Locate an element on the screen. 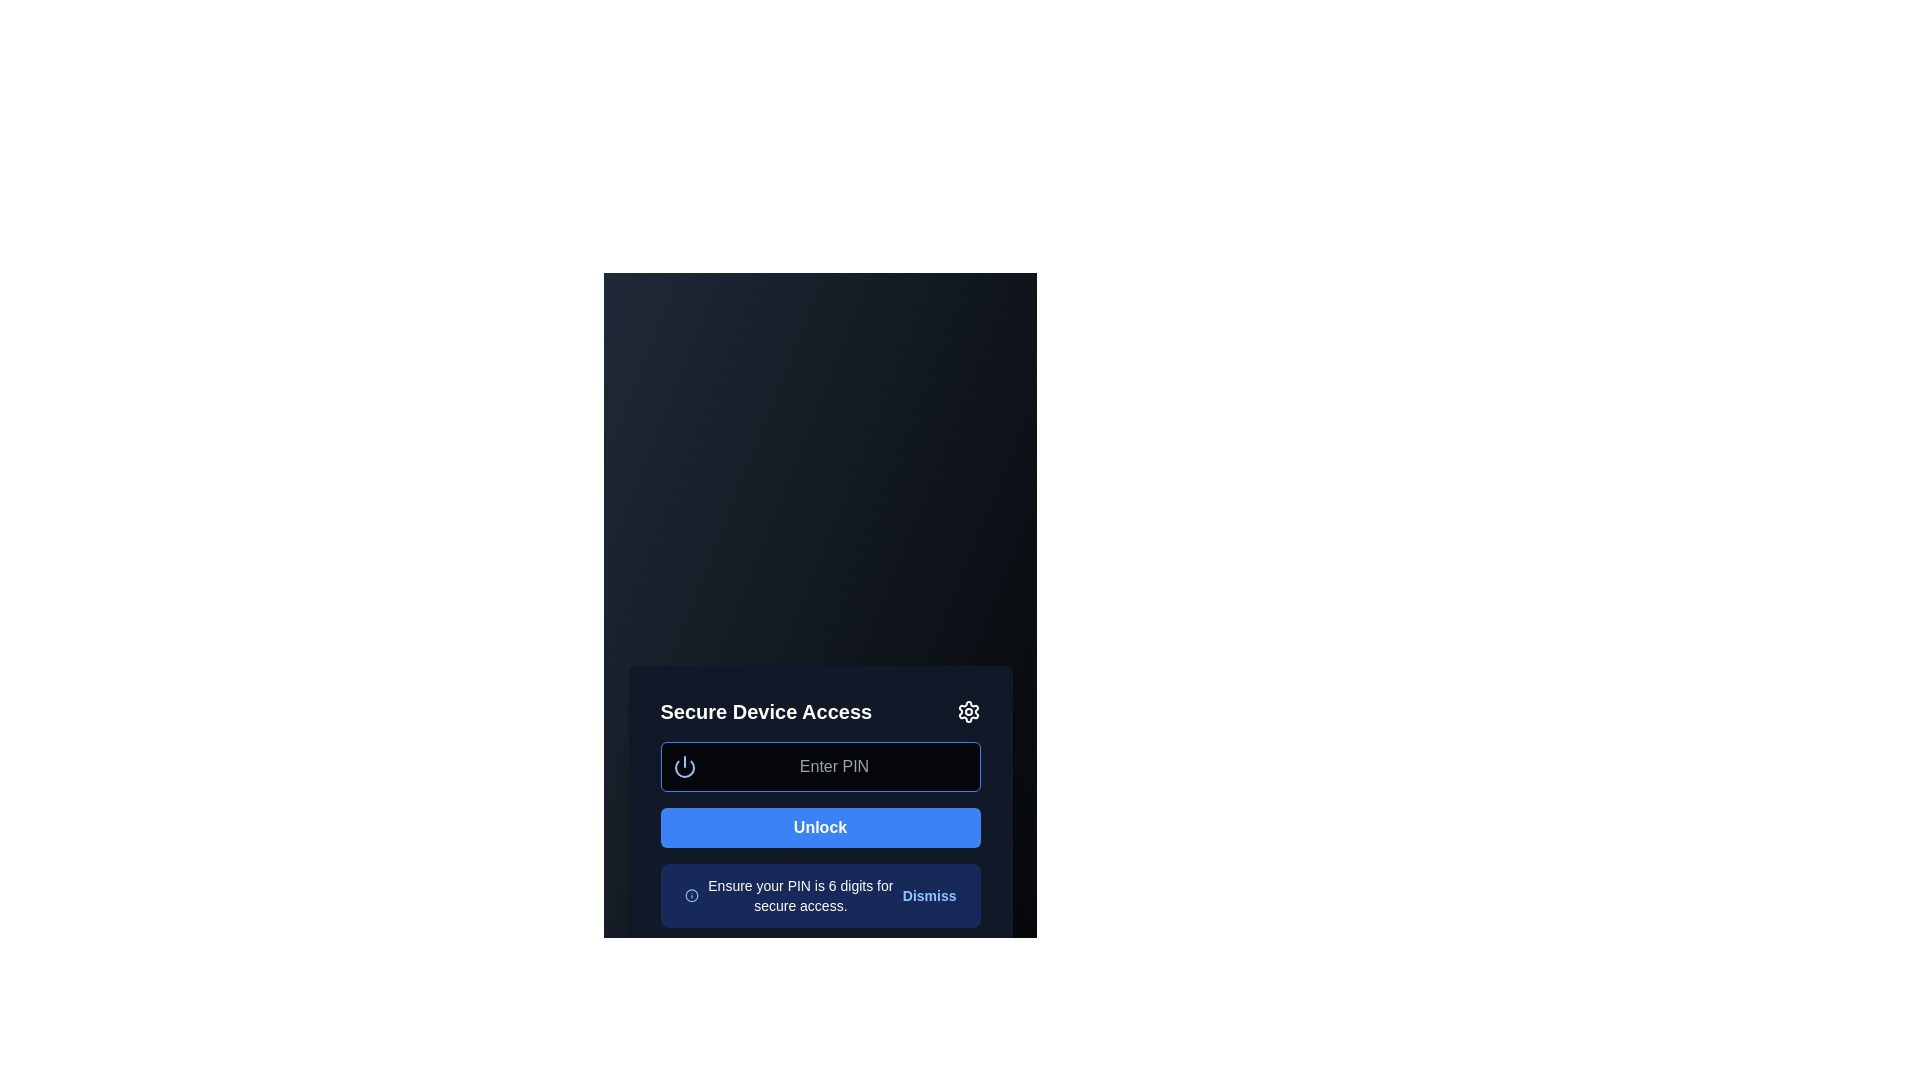 The image size is (1920, 1080). the circular graphic element that is part of the informational icon structure, located to the left of the text message 'Ensure your PIN is 6 digits for secure access.' in the warning section below the 'Unlock' button is located at coordinates (691, 894).